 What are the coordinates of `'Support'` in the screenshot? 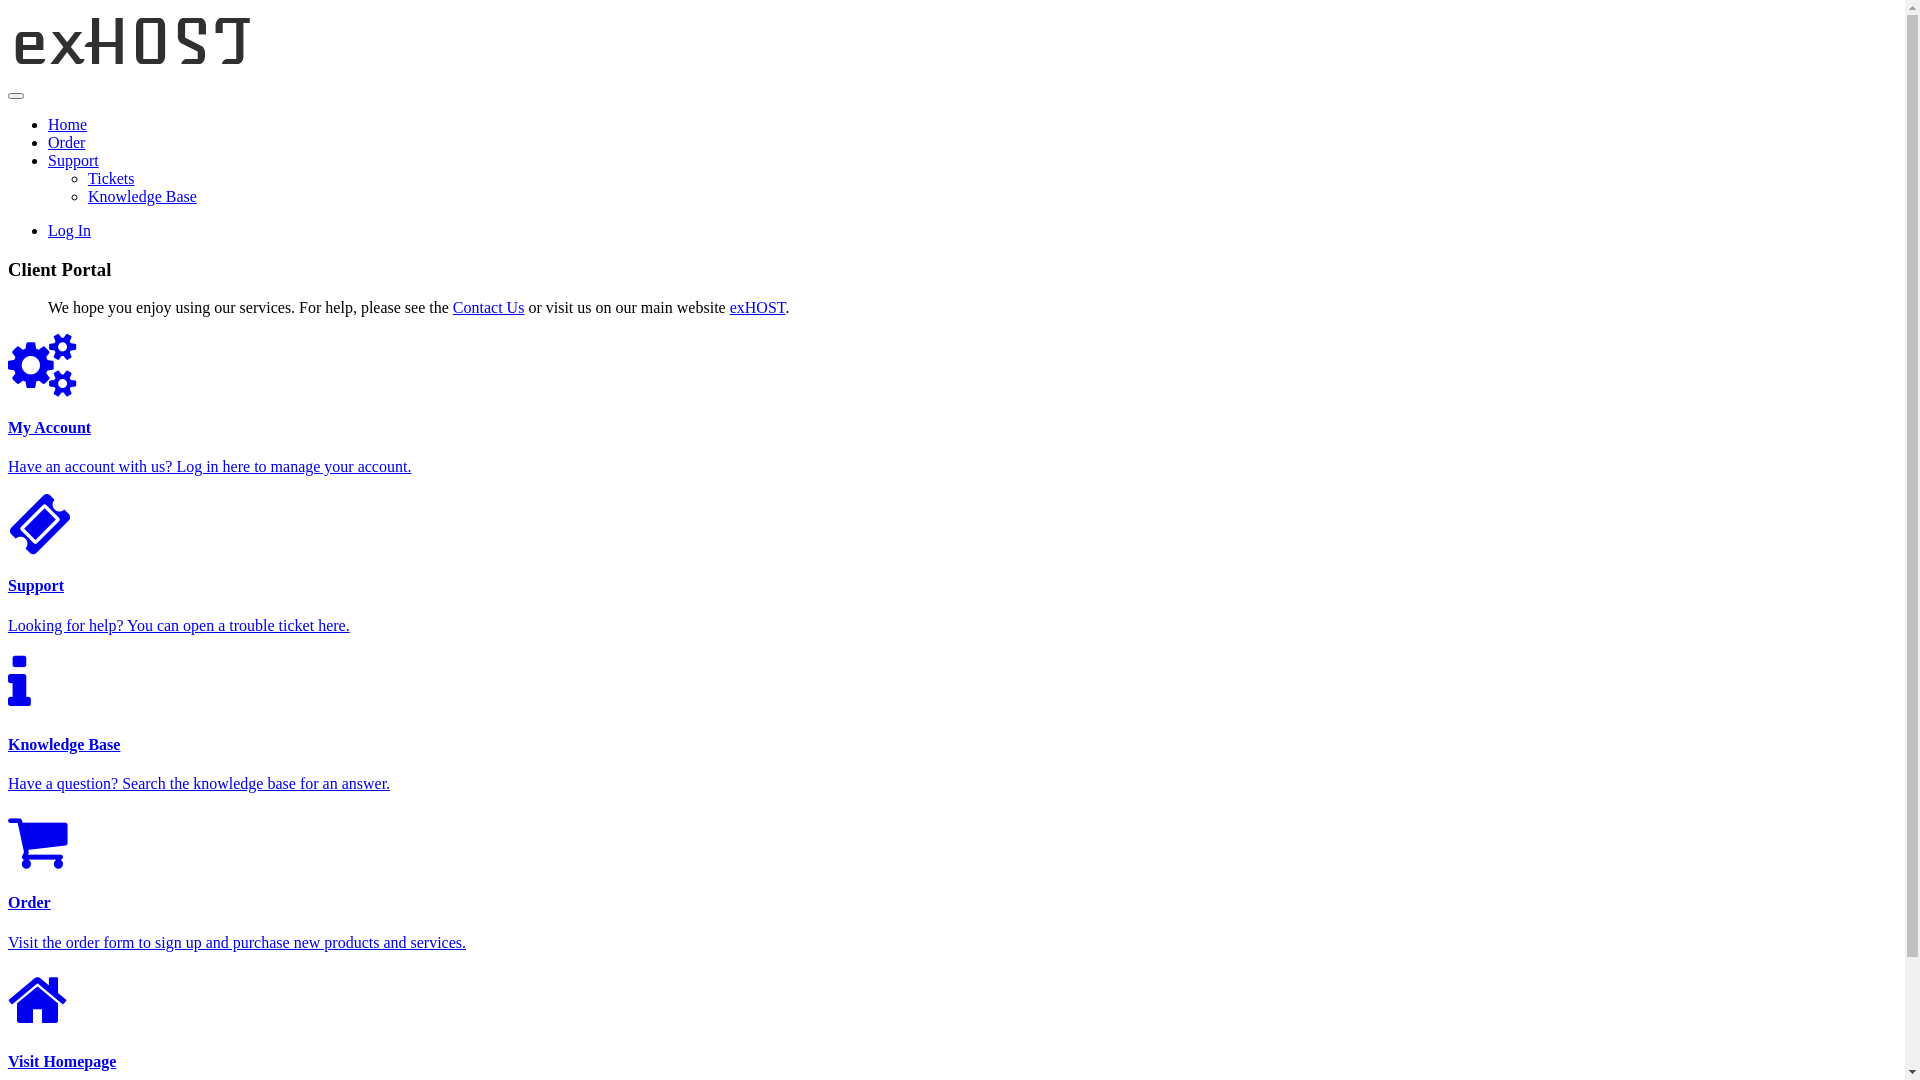 It's located at (48, 159).